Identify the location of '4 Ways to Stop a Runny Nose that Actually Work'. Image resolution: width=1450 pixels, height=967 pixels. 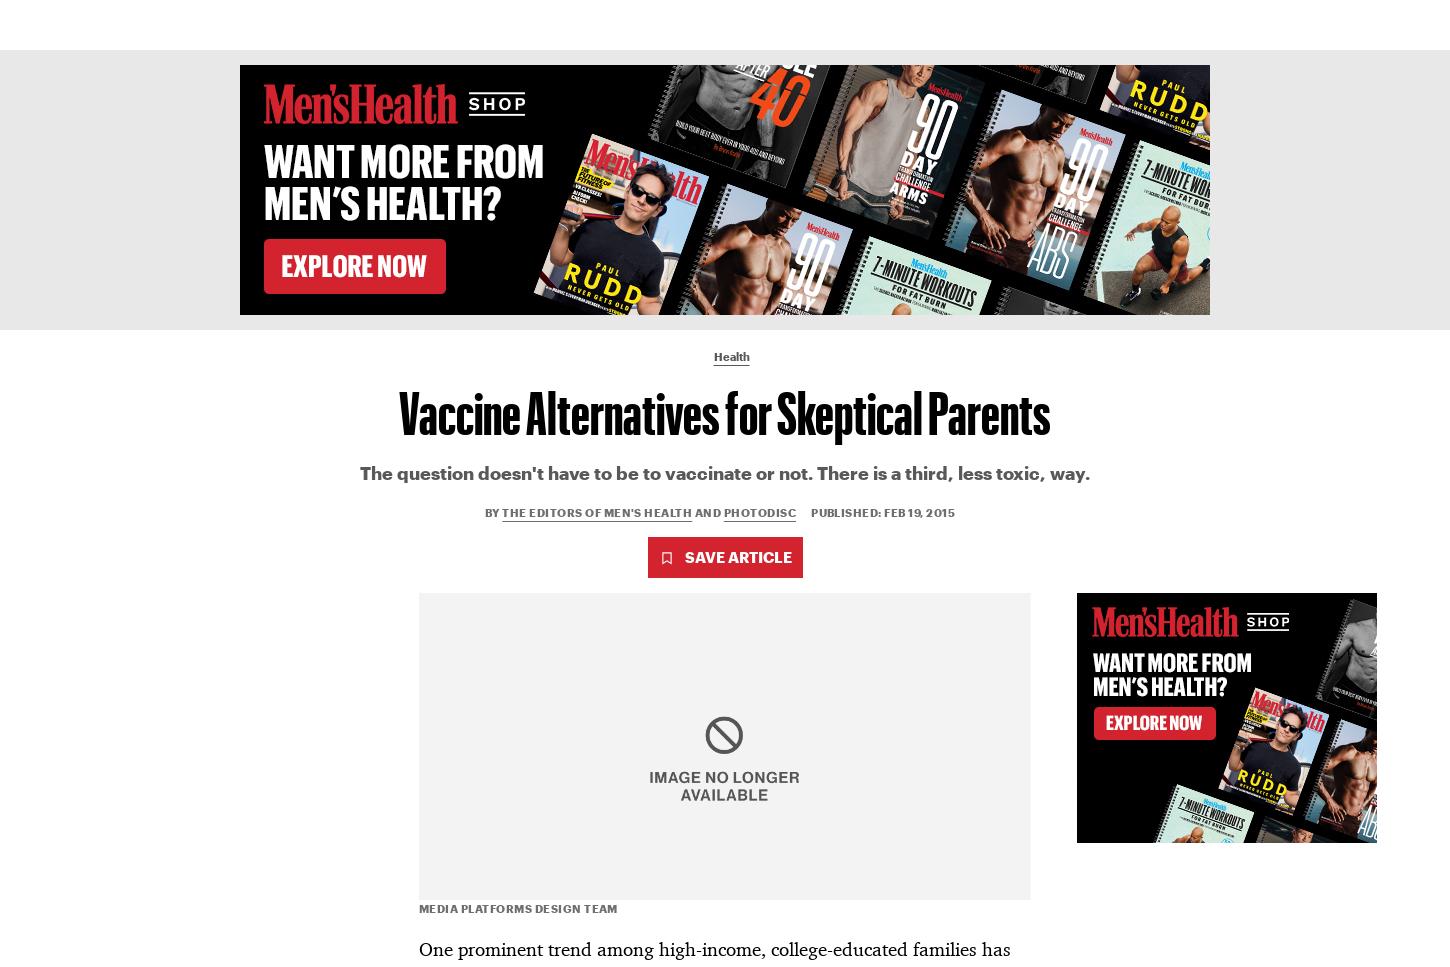
(1163, 728).